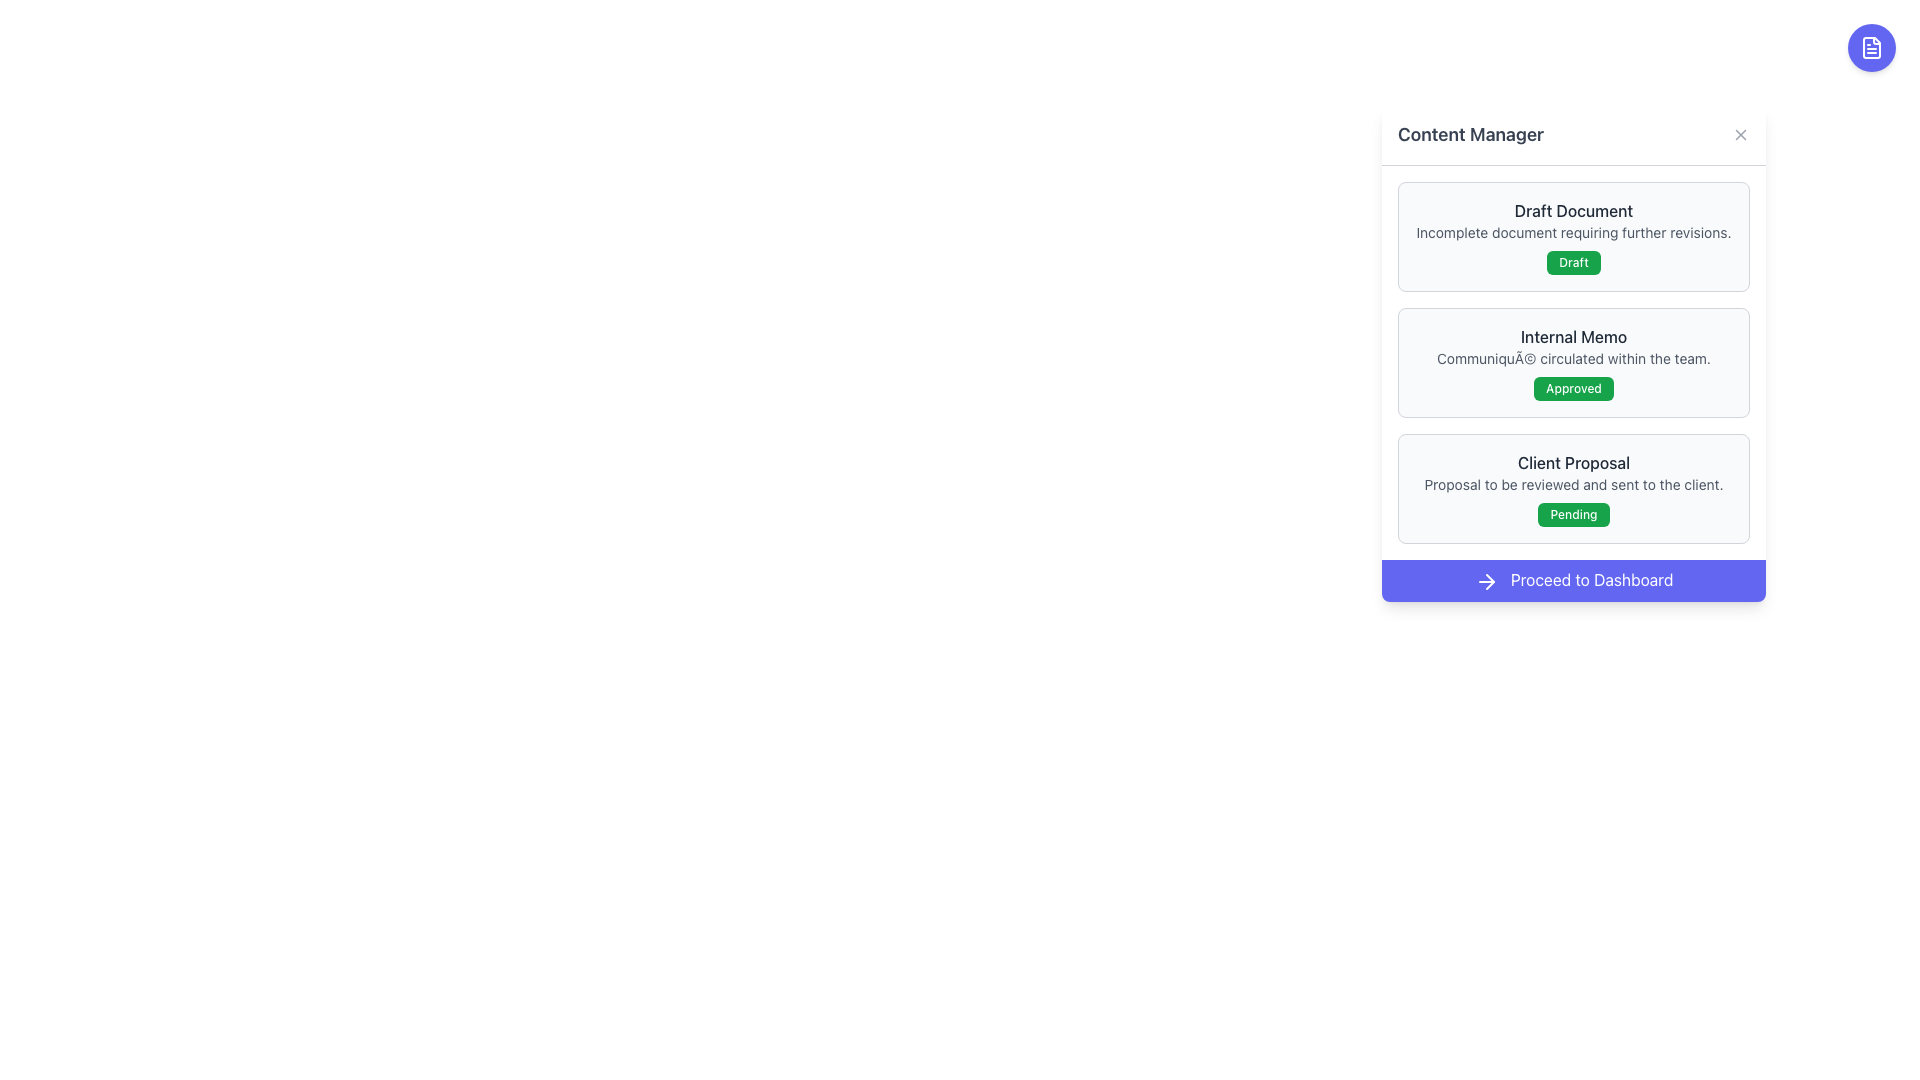 The width and height of the screenshot is (1920, 1080). I want to click on text information from the card titled 'Internal Memo', which contains the description 'Communiqué circulated within the team.' and the badge labeled 'Approved', so click(1573, 362).